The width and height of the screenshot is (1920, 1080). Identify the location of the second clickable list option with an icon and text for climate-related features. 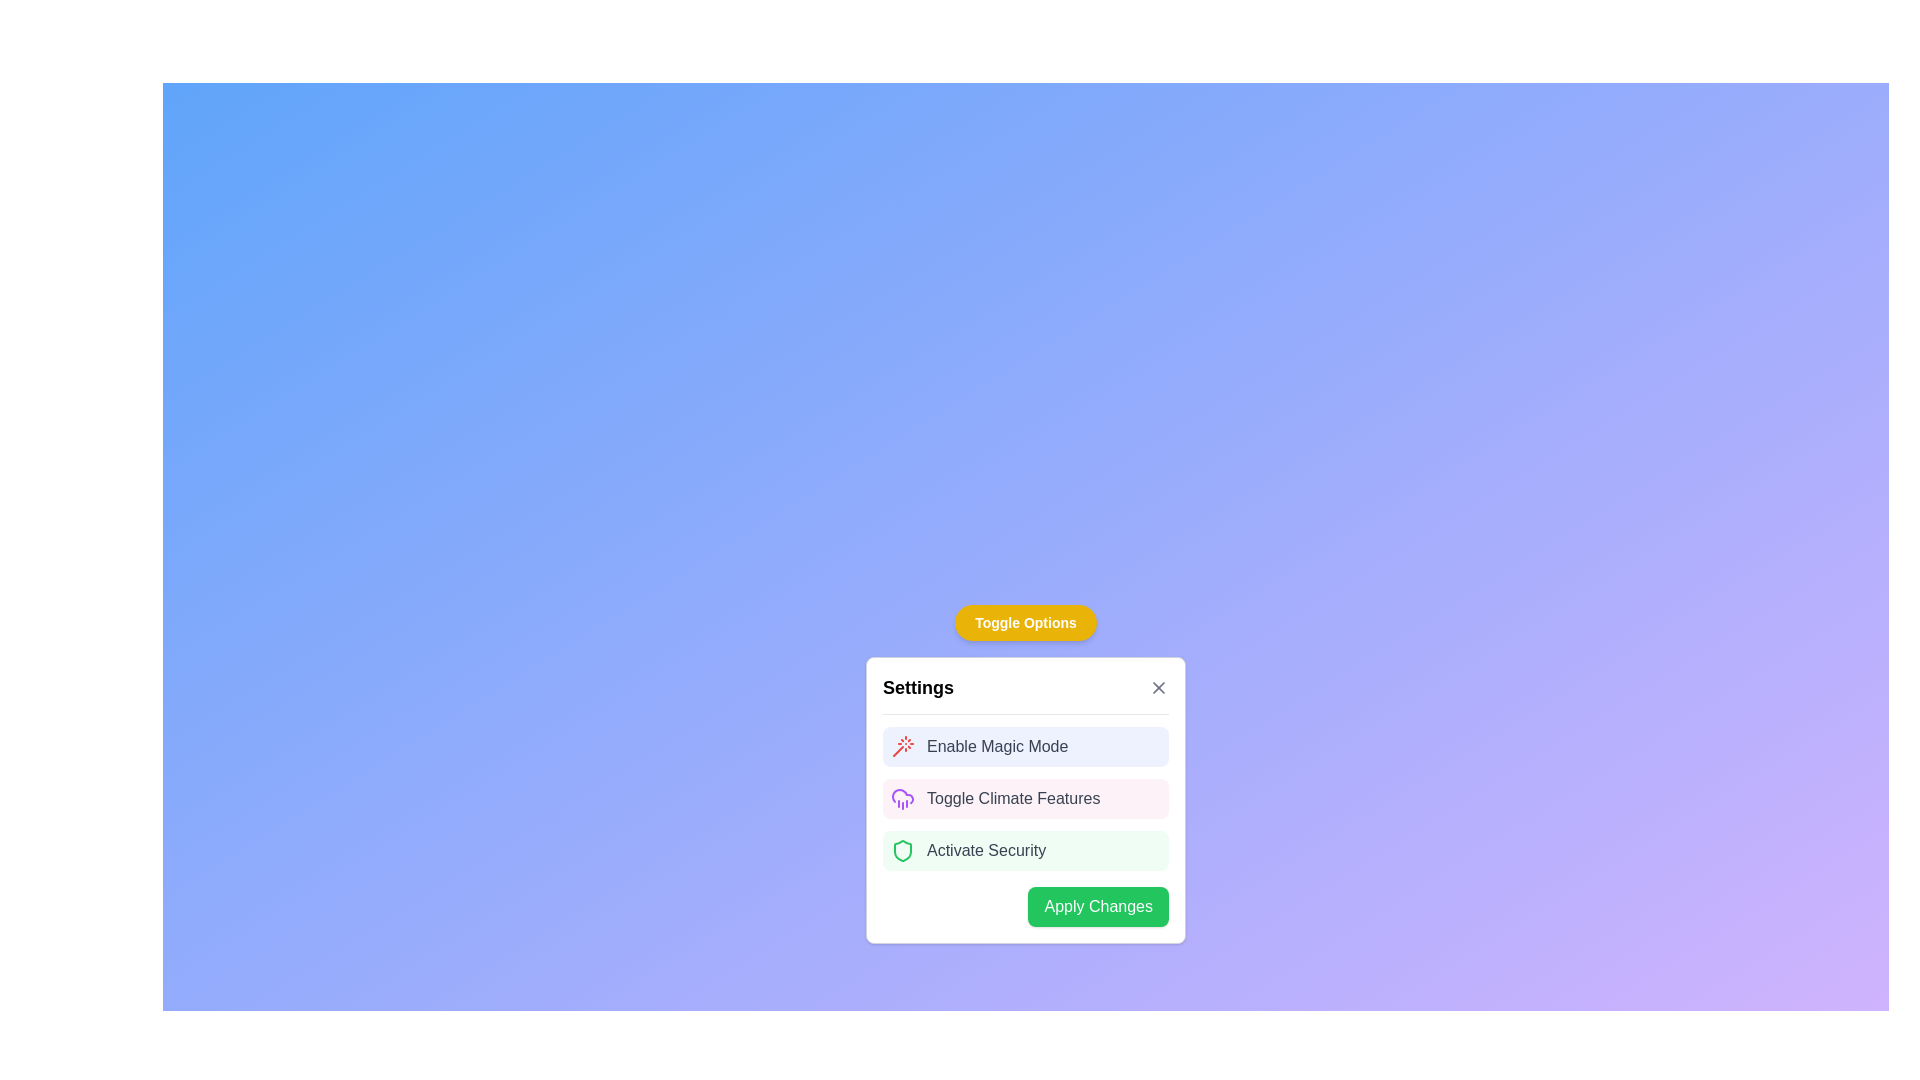
(1026, 797).